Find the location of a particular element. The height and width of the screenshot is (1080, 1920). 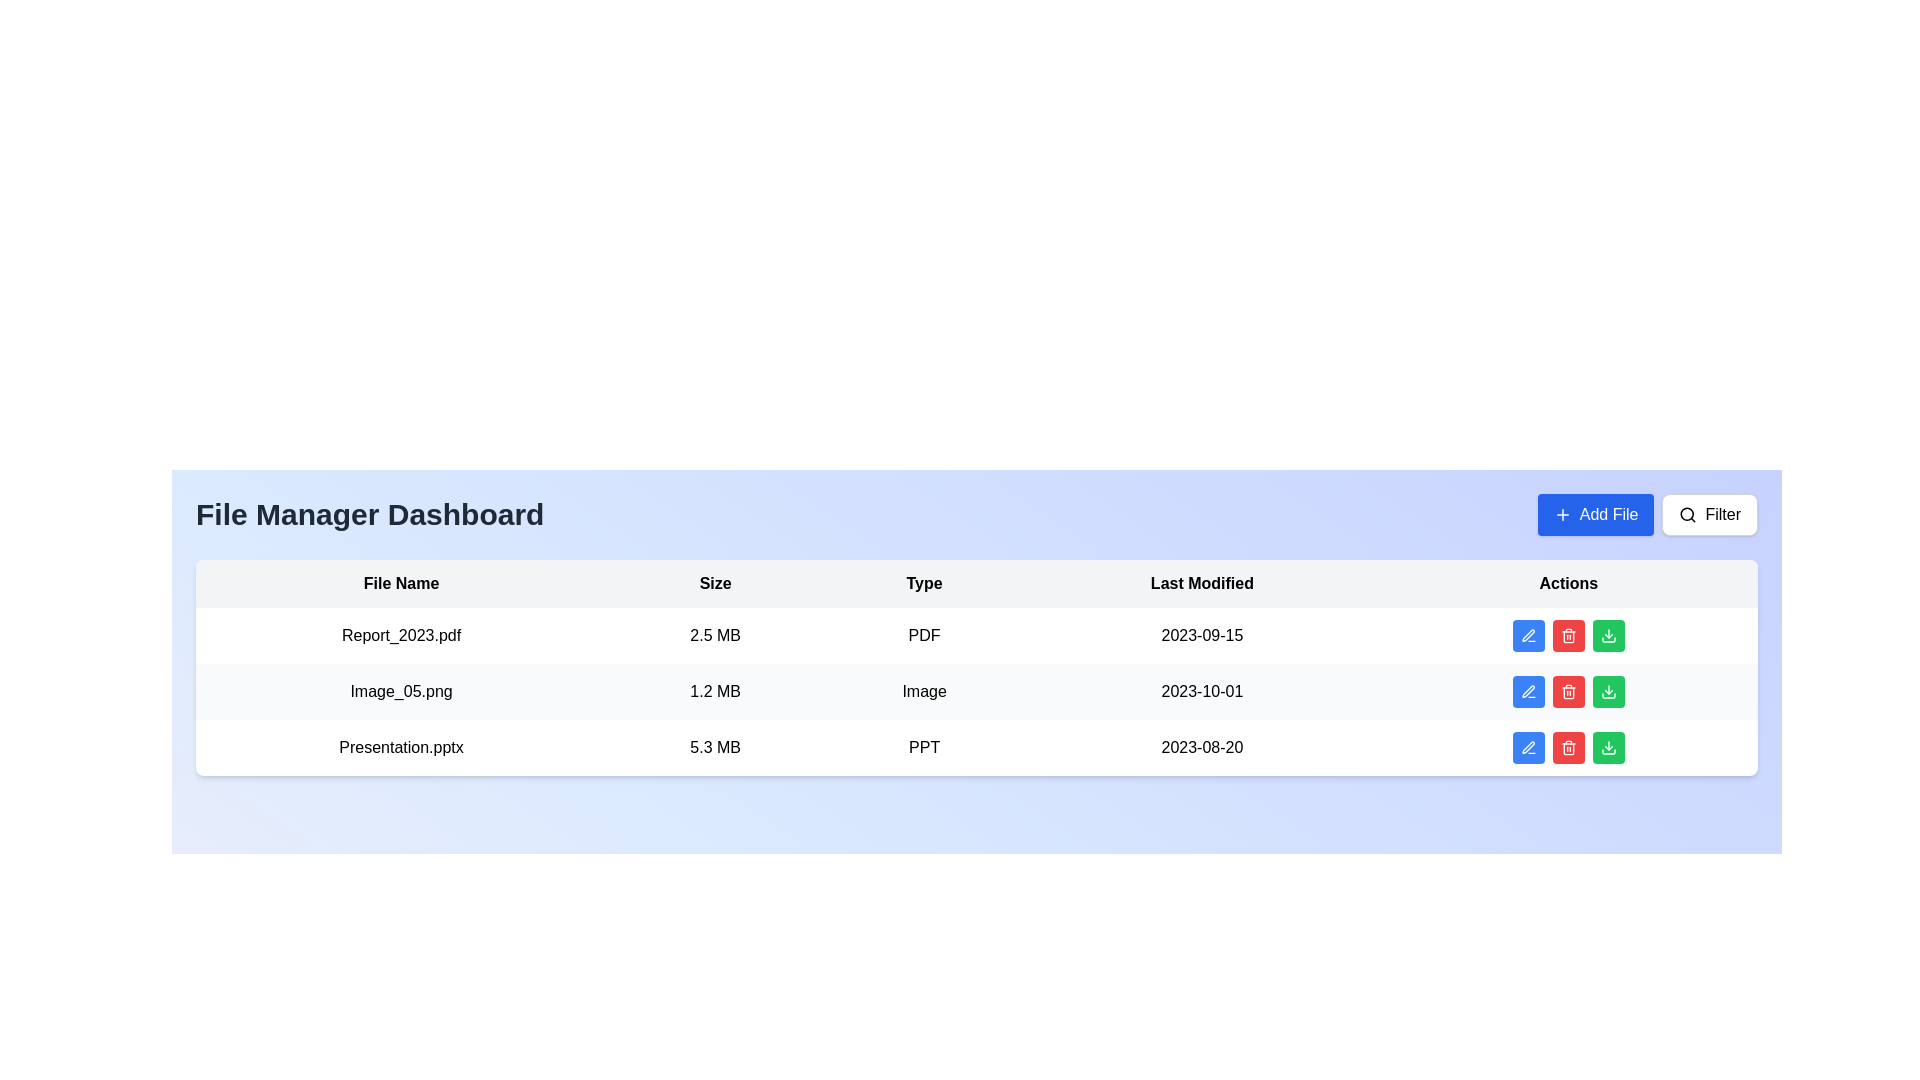

the Text Label that indicates the file type in the second row of the table under the 'Type' column, which is the third column from the left is located at coordinates (923, 690).